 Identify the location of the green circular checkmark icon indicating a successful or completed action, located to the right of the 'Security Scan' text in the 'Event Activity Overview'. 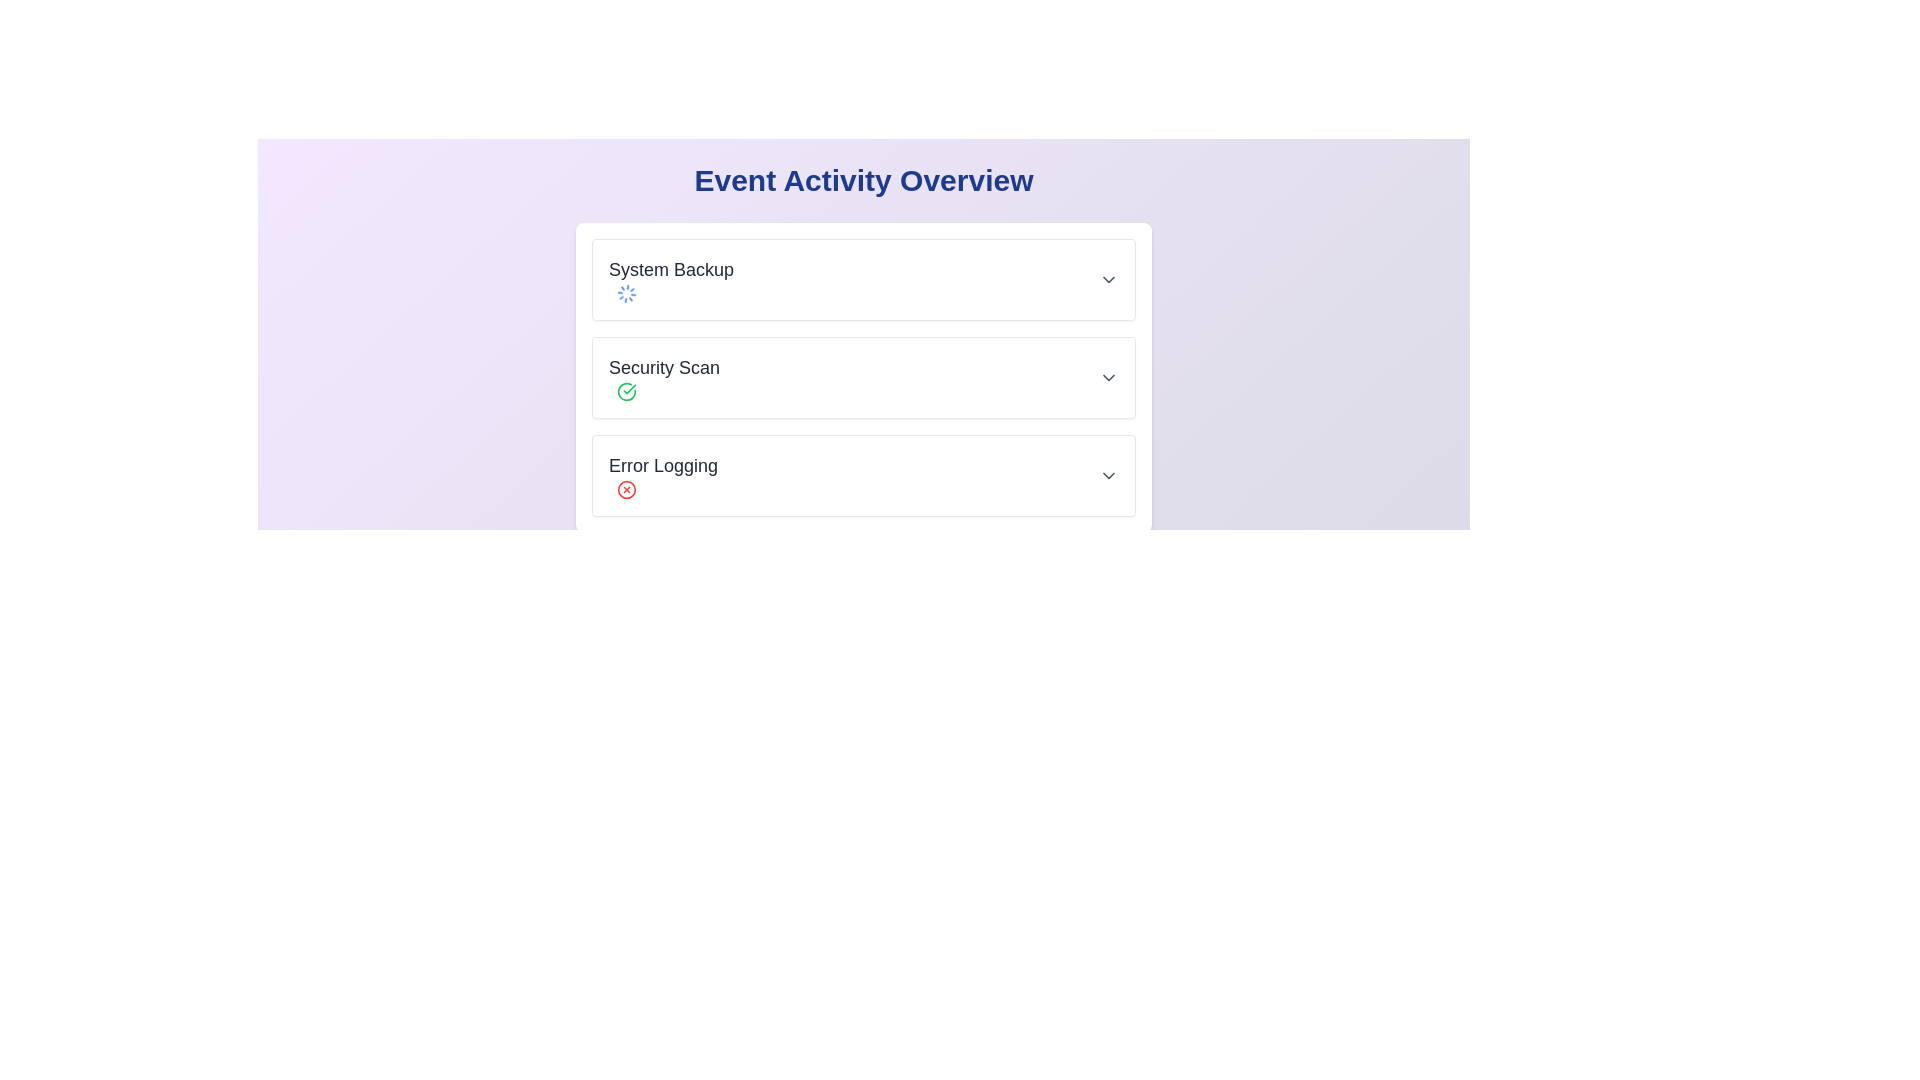
(626, 392).